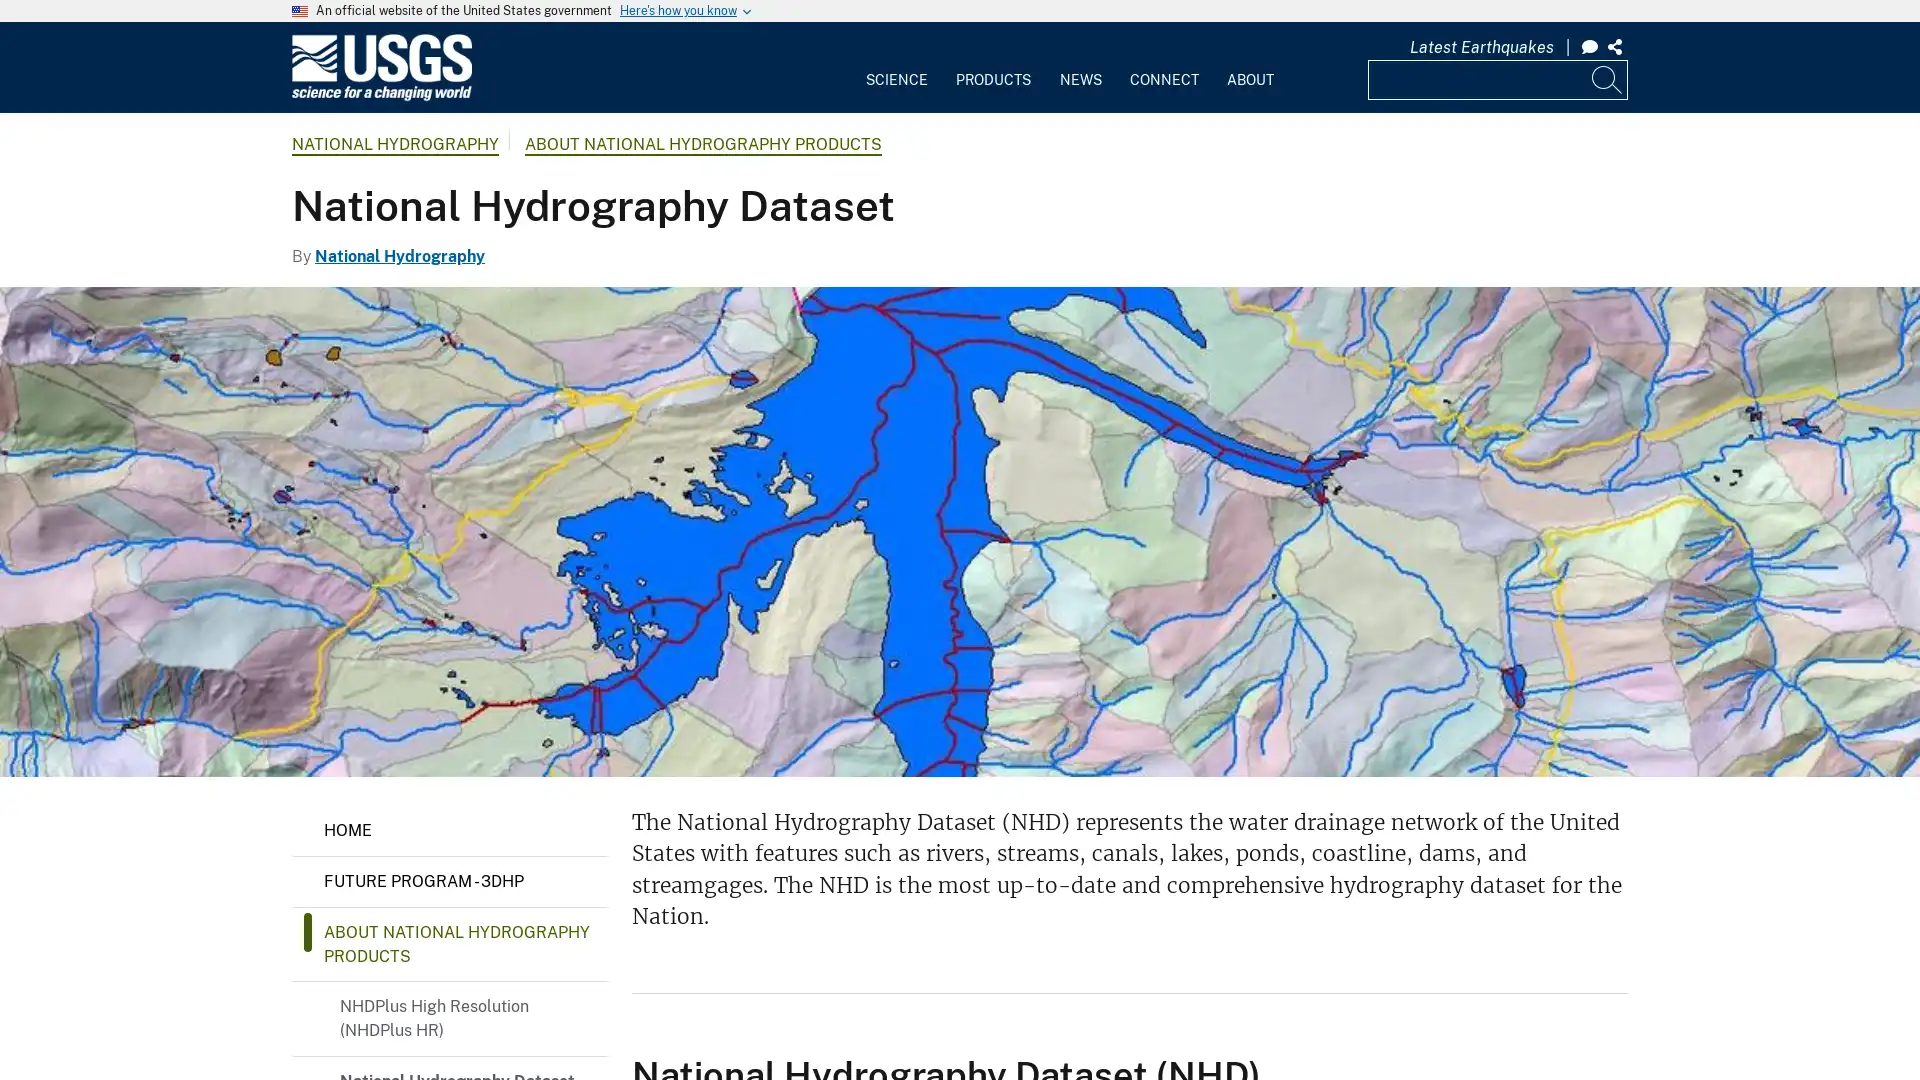 The image size is (1920, 1080). I want to click on SCIENCE, so click(896, 65).